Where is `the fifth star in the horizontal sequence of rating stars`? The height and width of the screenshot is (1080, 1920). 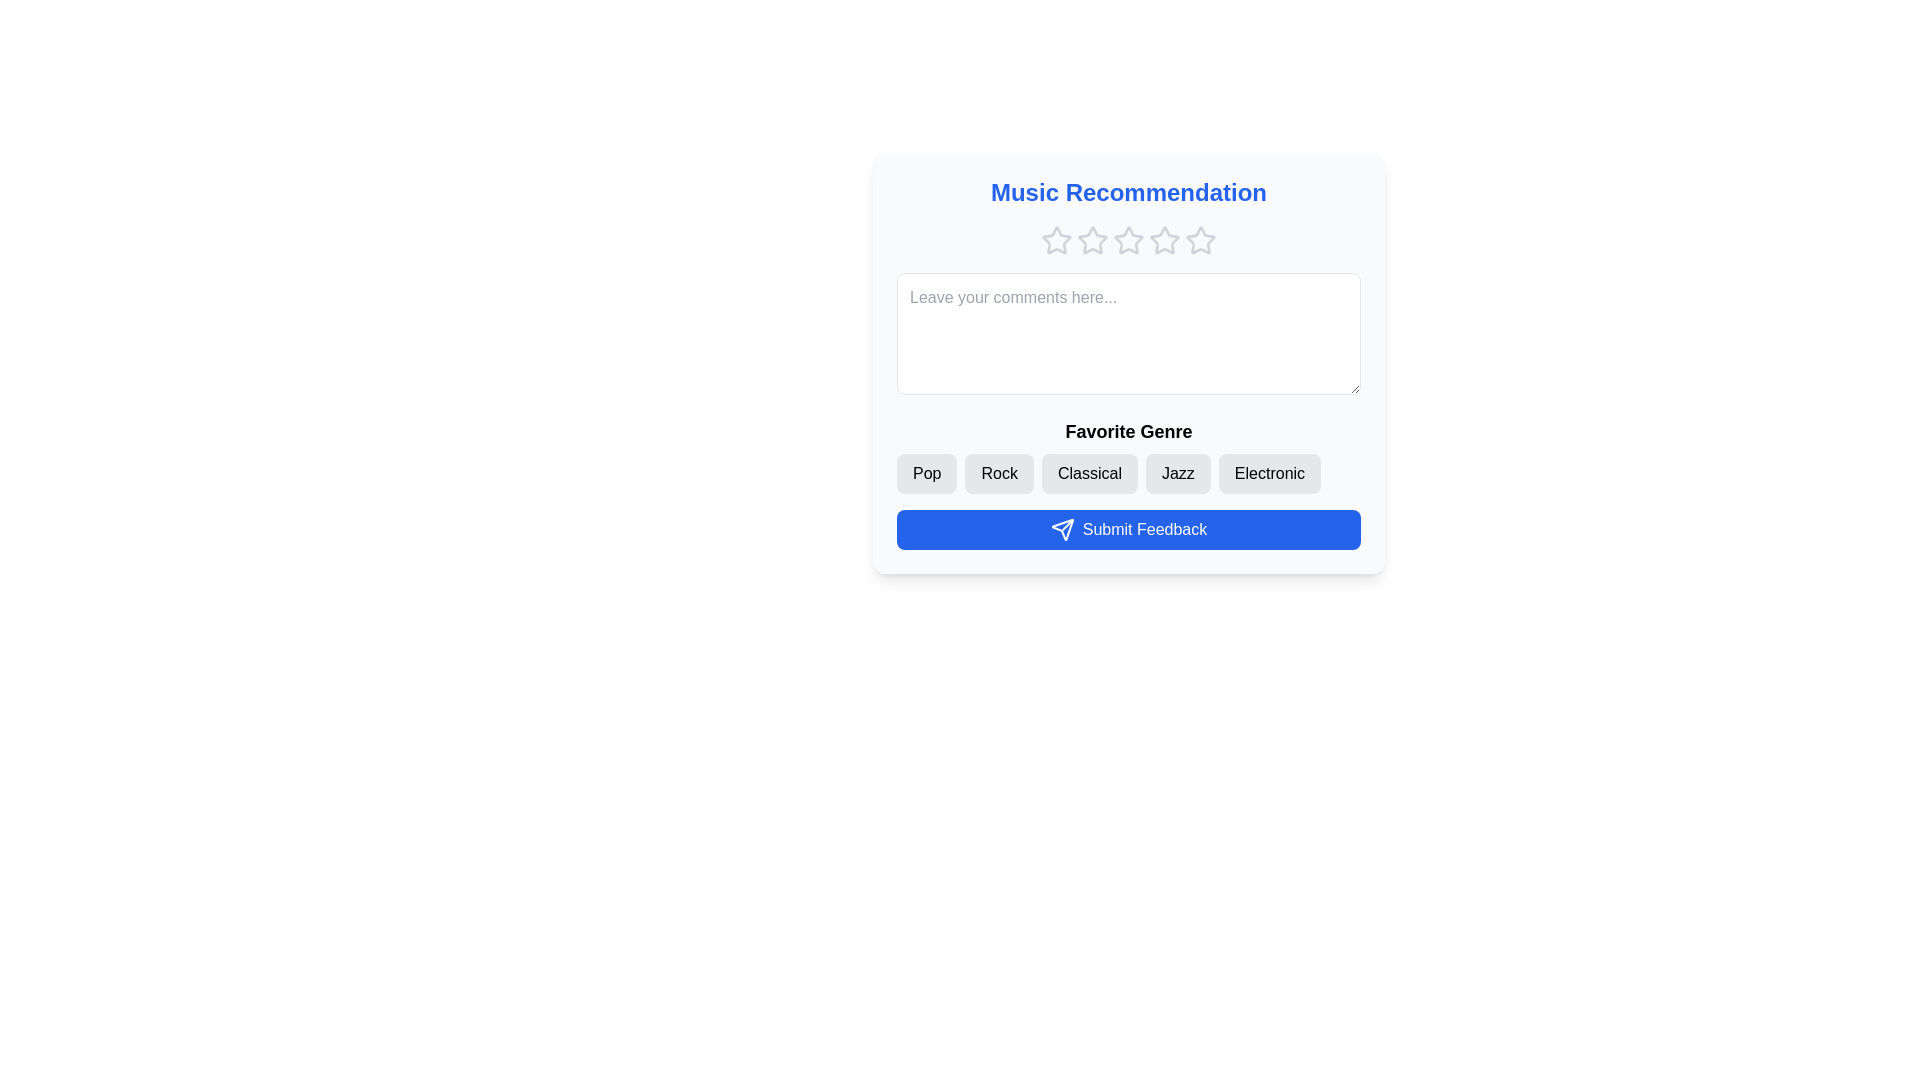 the fifth star in the horizontal sequence of rating stars is located at coordinates (1200, 238).